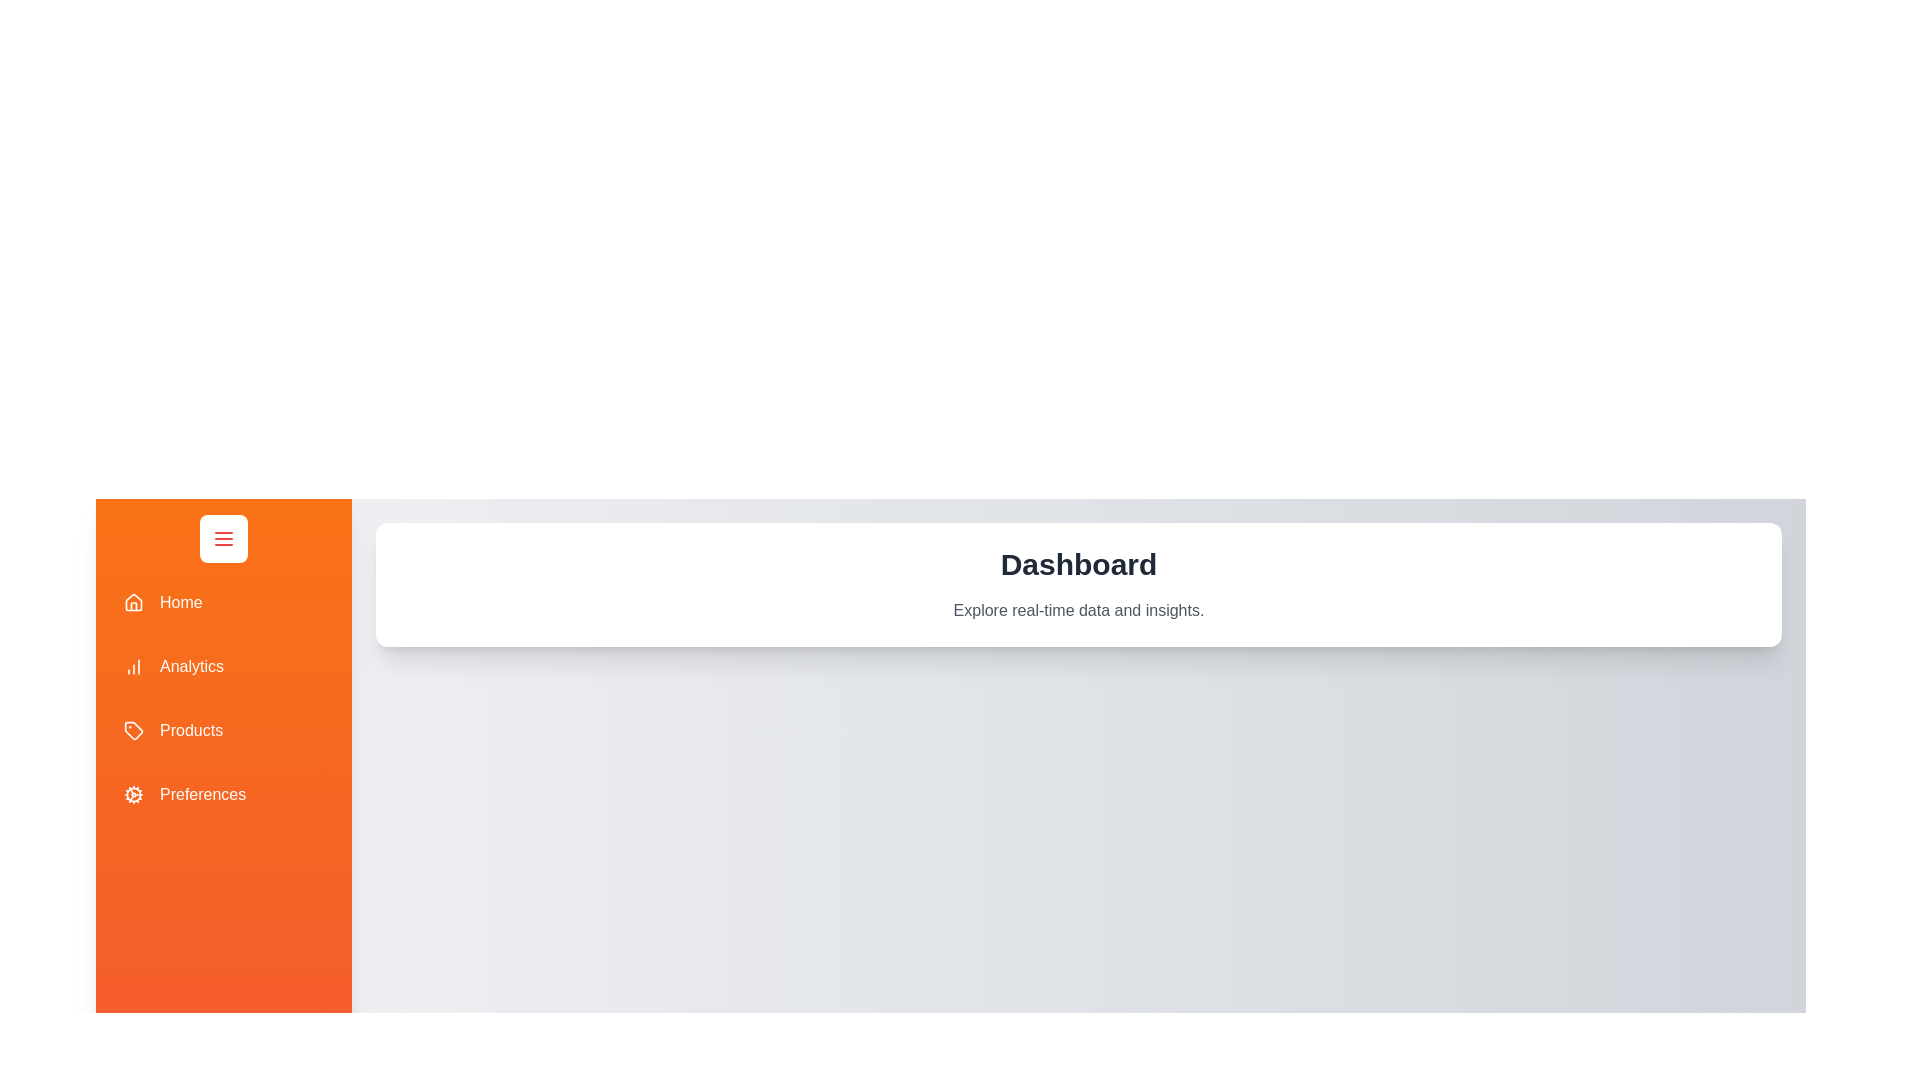 Image resolution: width=1920 pixels, height=1080 pixels. What do you see at coordinates (224, 731) in the screenshot?
I see `the Products tab in the drawer` at bounding box center [224, 731].